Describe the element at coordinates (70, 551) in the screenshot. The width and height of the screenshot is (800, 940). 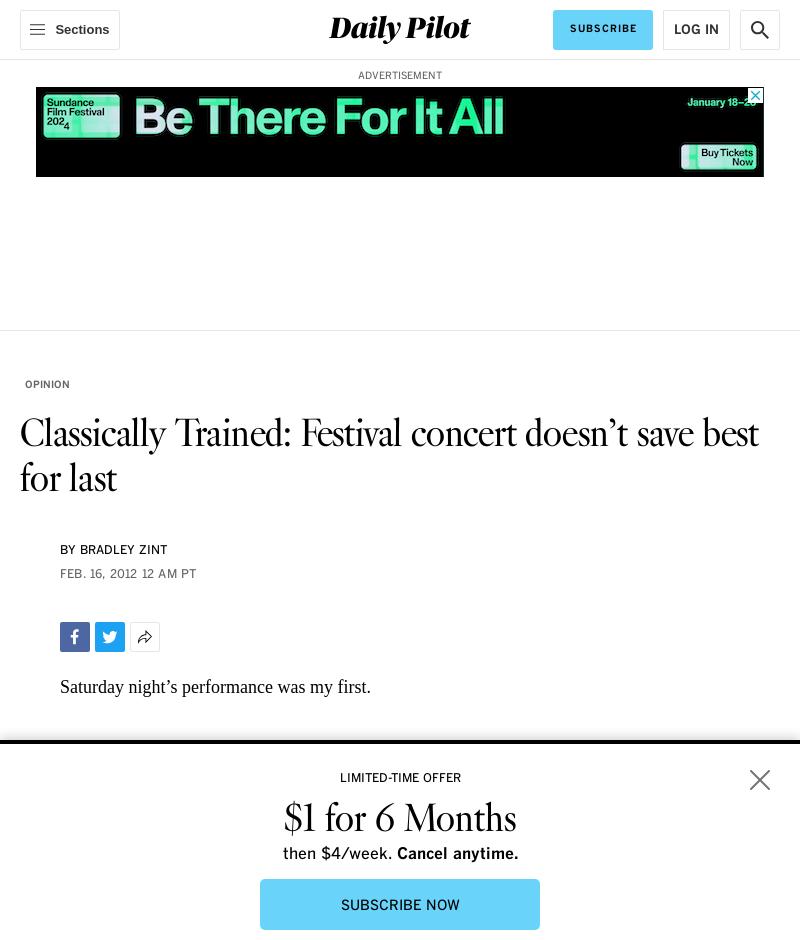
I see `'By'` at that location.